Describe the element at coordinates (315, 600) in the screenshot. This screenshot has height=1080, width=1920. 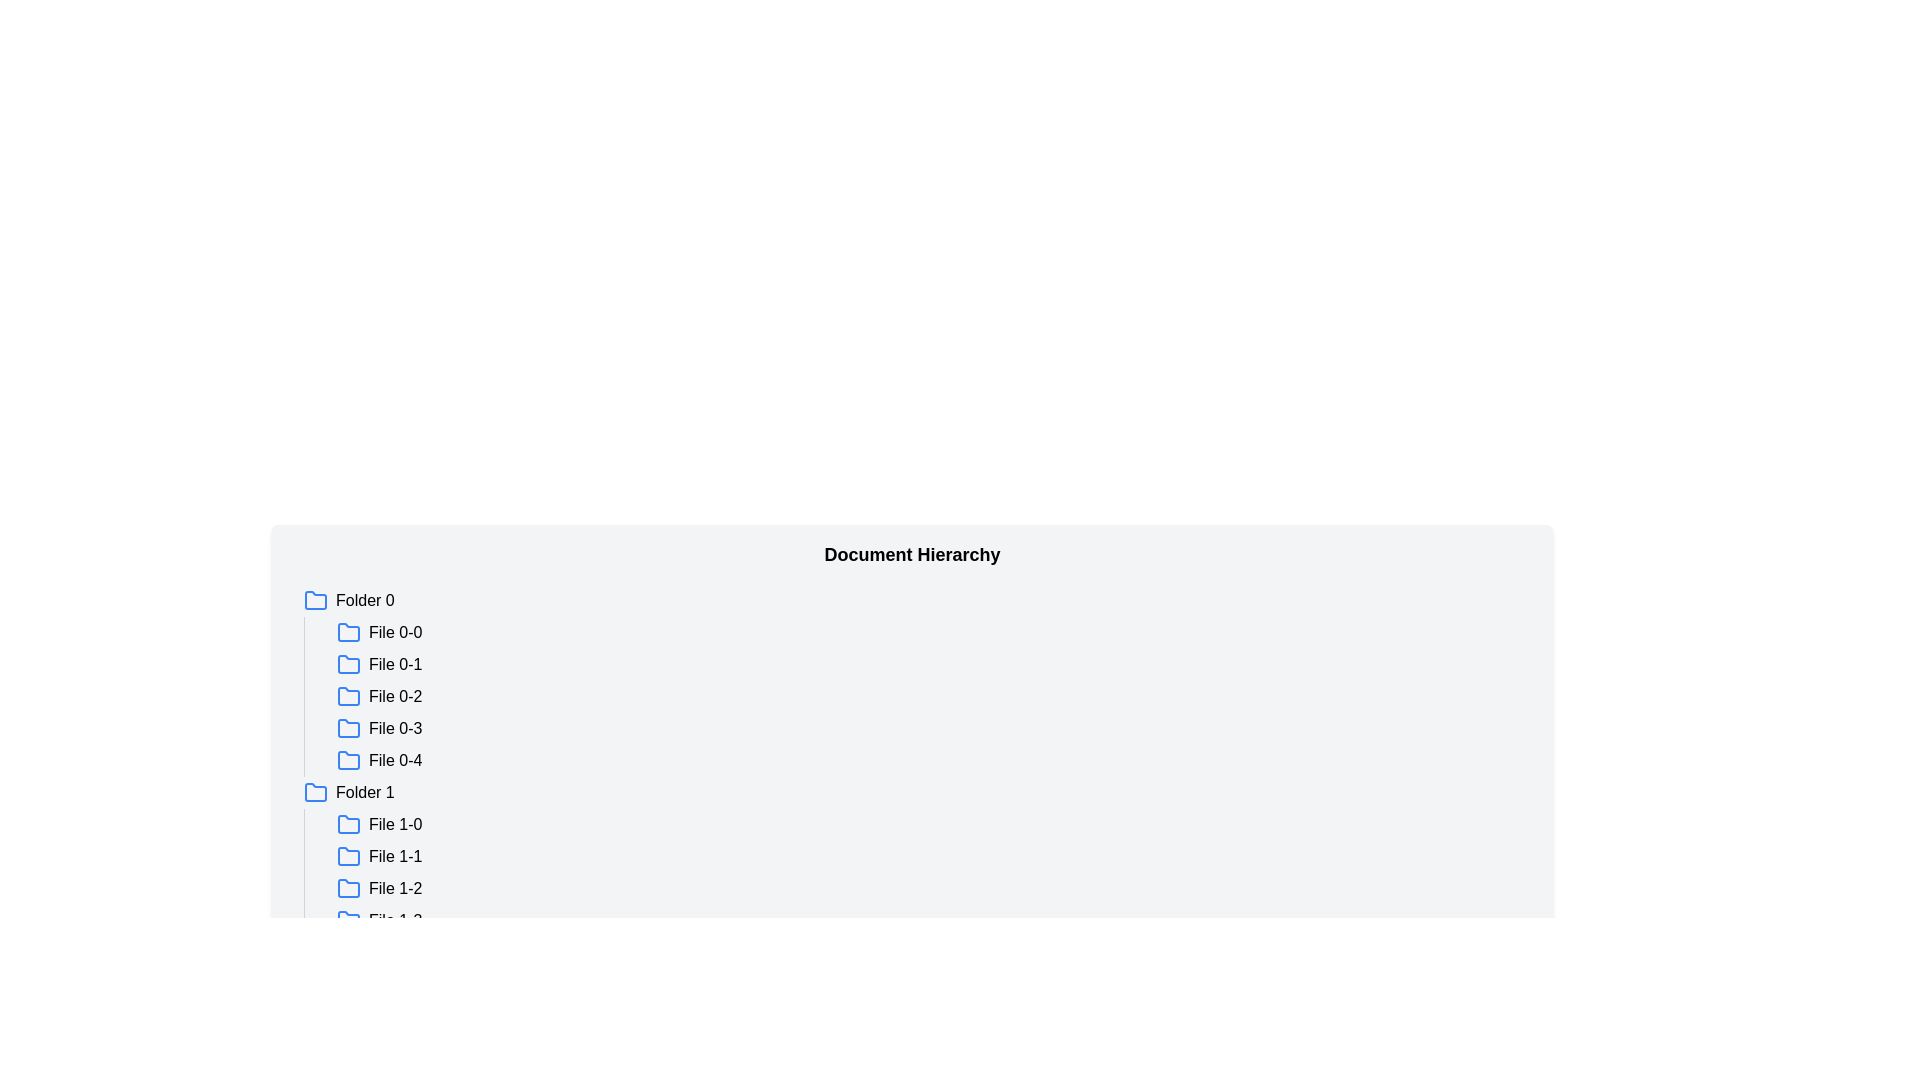
I see `the folder icon representing 'Folder 0'` at that location.